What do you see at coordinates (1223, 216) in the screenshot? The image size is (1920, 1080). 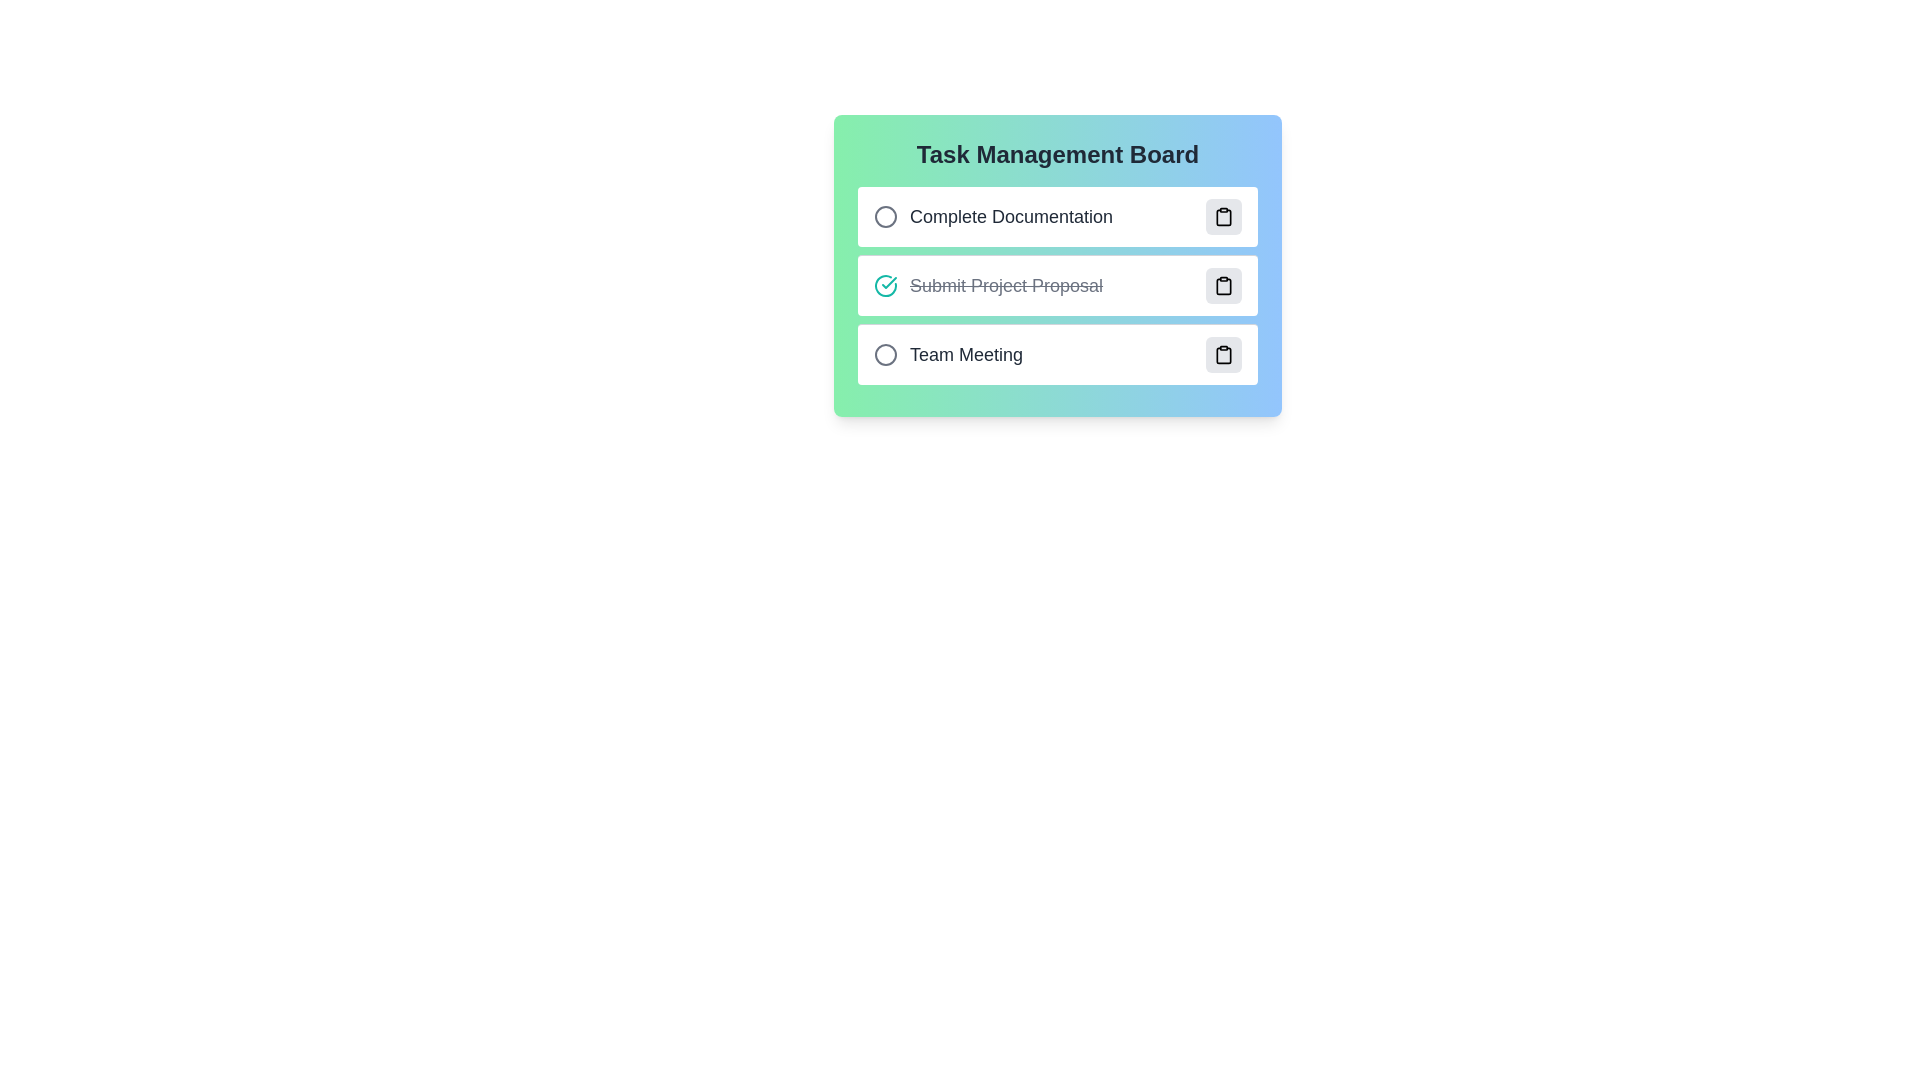 I see `action button associated with the task titled 'Complete Documentation' to toggle its completion status` at bounding box center [1223, 216].